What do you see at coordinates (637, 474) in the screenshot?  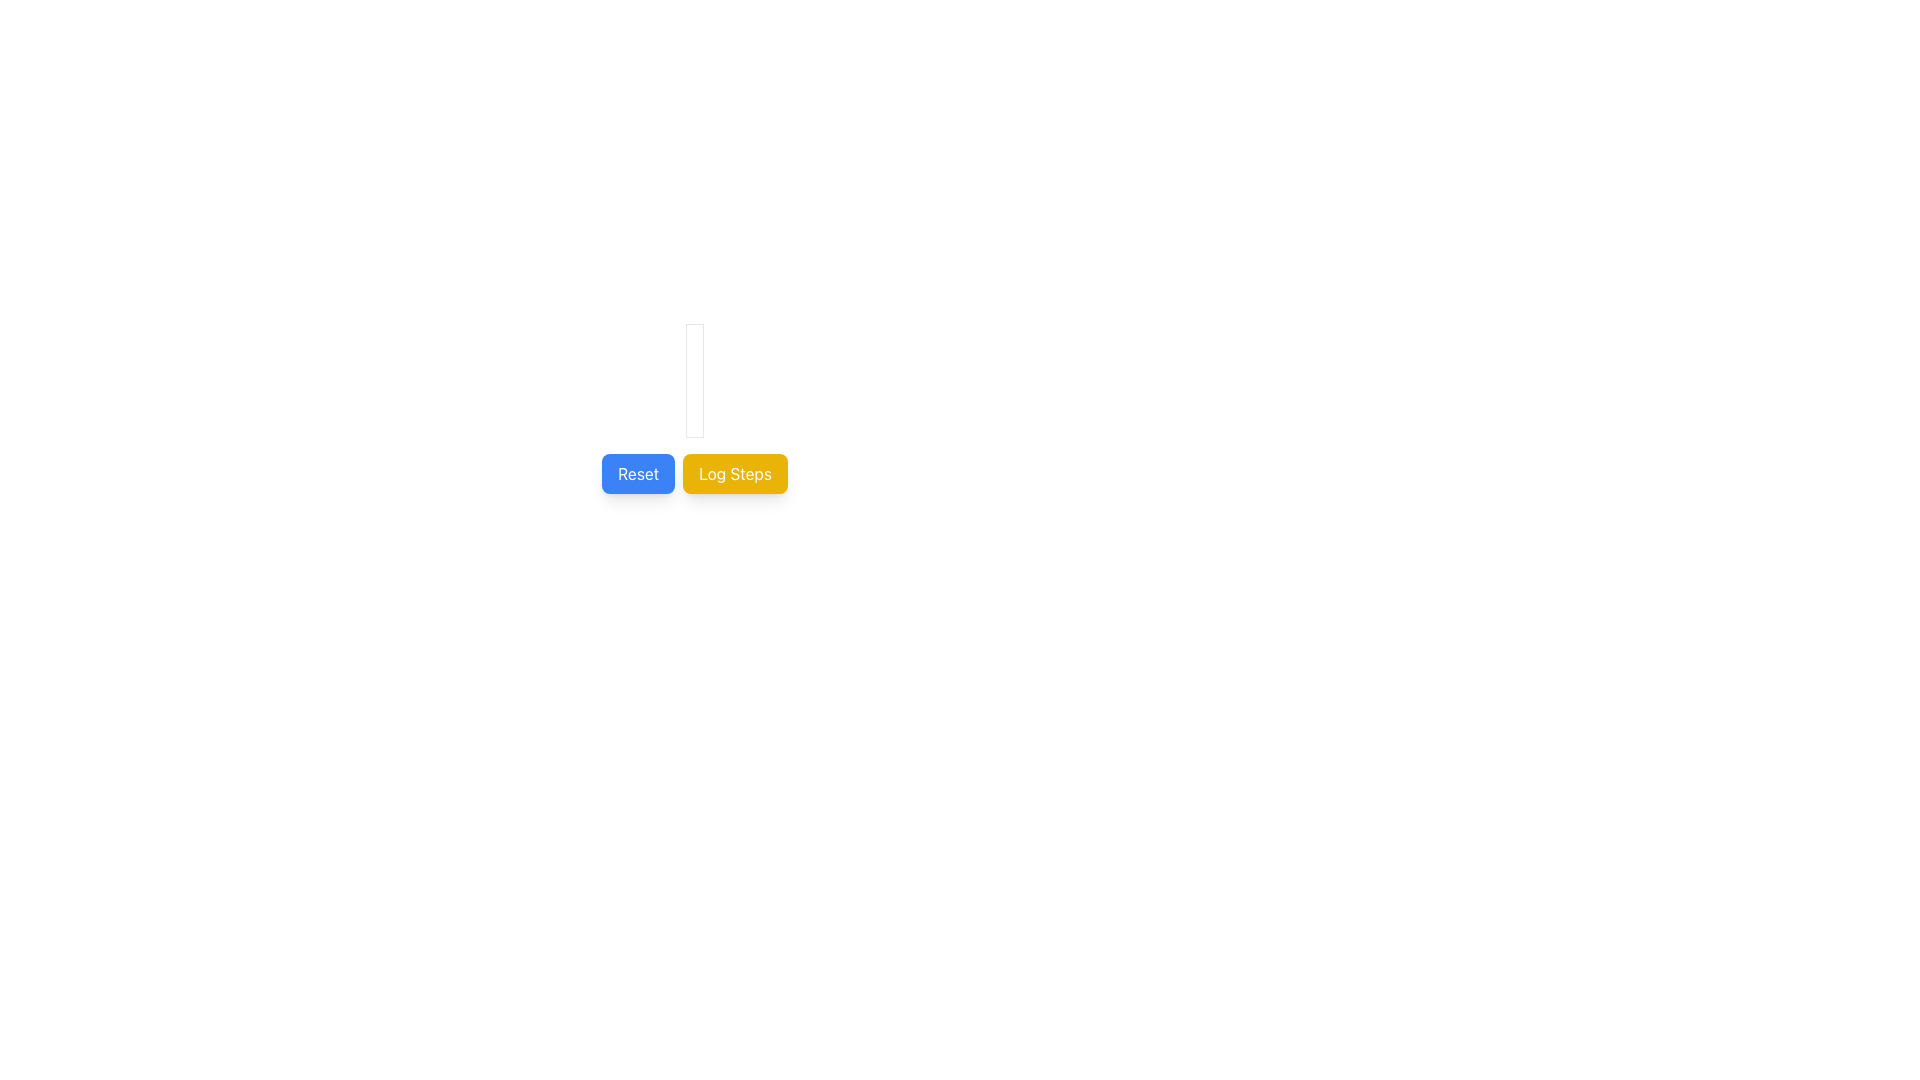 I see `the 'Reset' button with a blue background and white text to observe the style change` at bounding box center [637, 474].